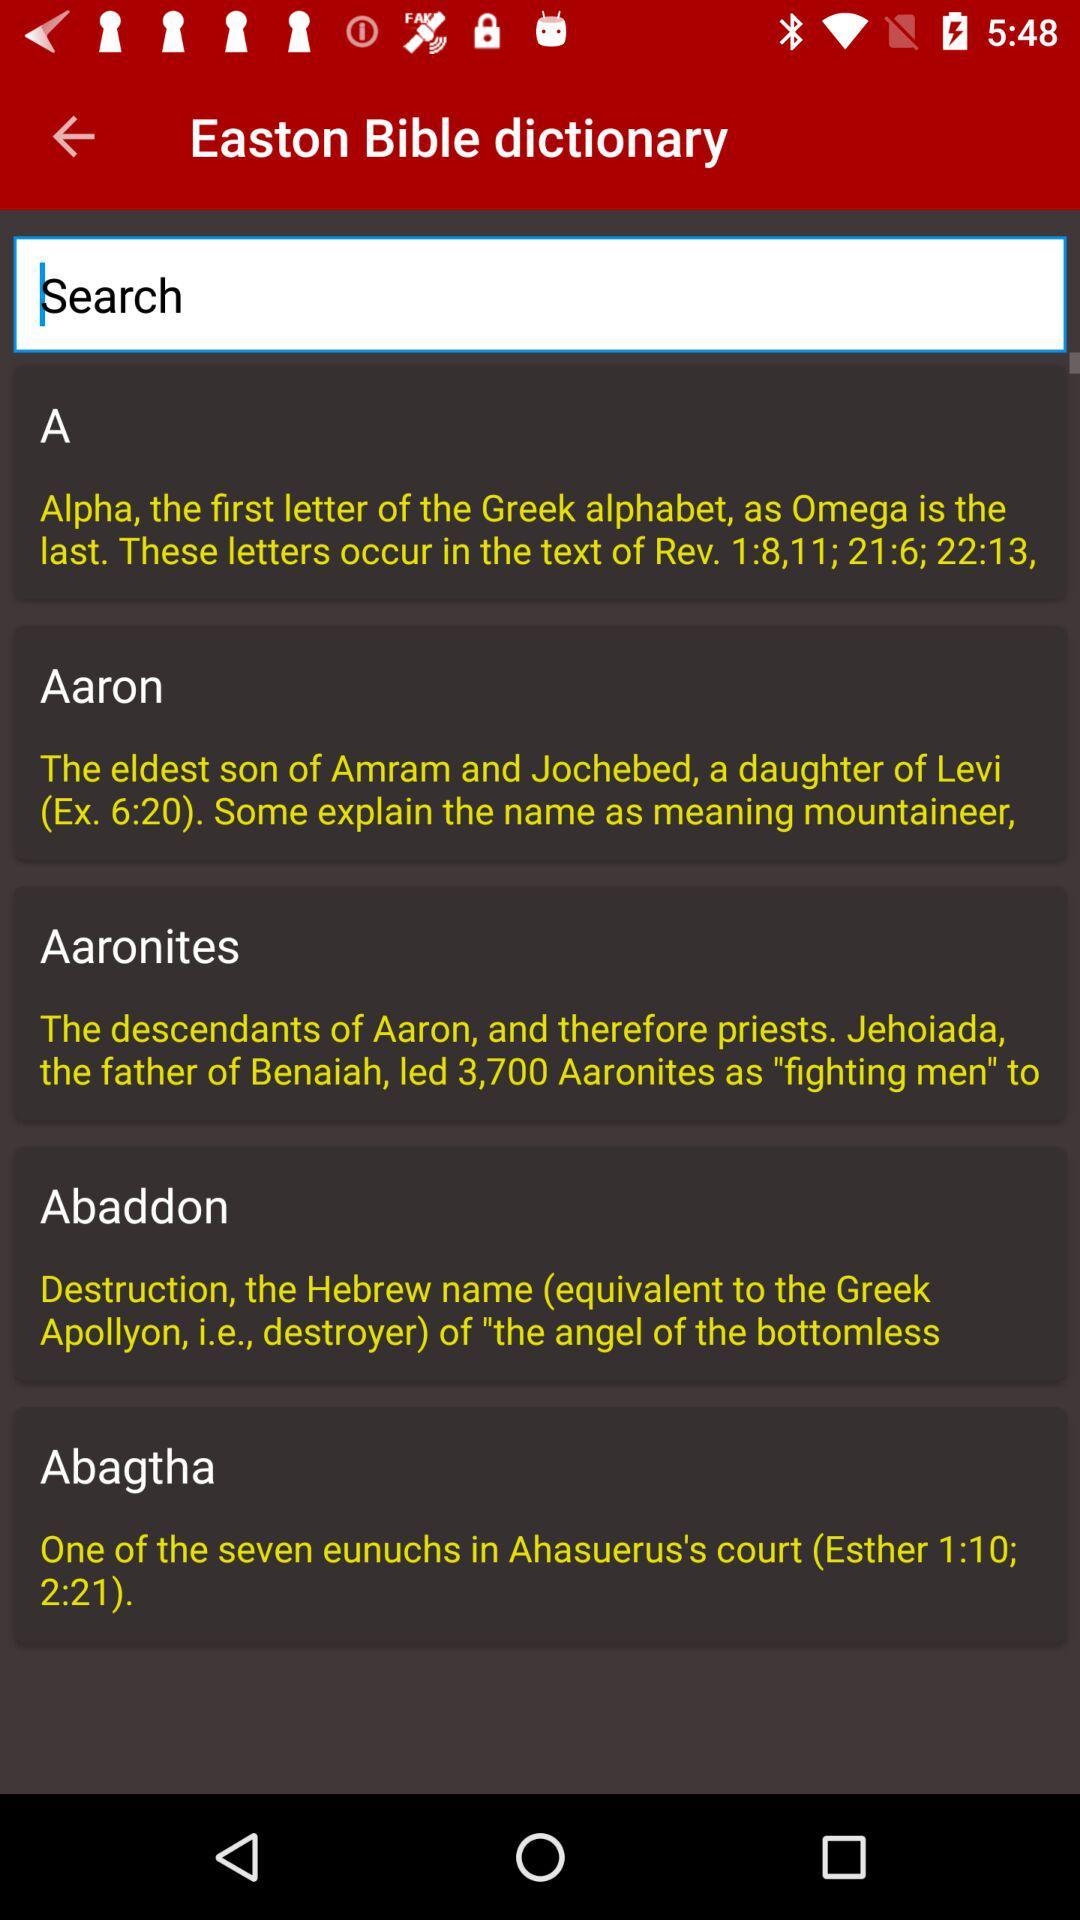  What do you see at coordinates (540, 1203) in the screenshot?
I see `icon above destruction the hebrew item` at bounding box center [540, 1203].